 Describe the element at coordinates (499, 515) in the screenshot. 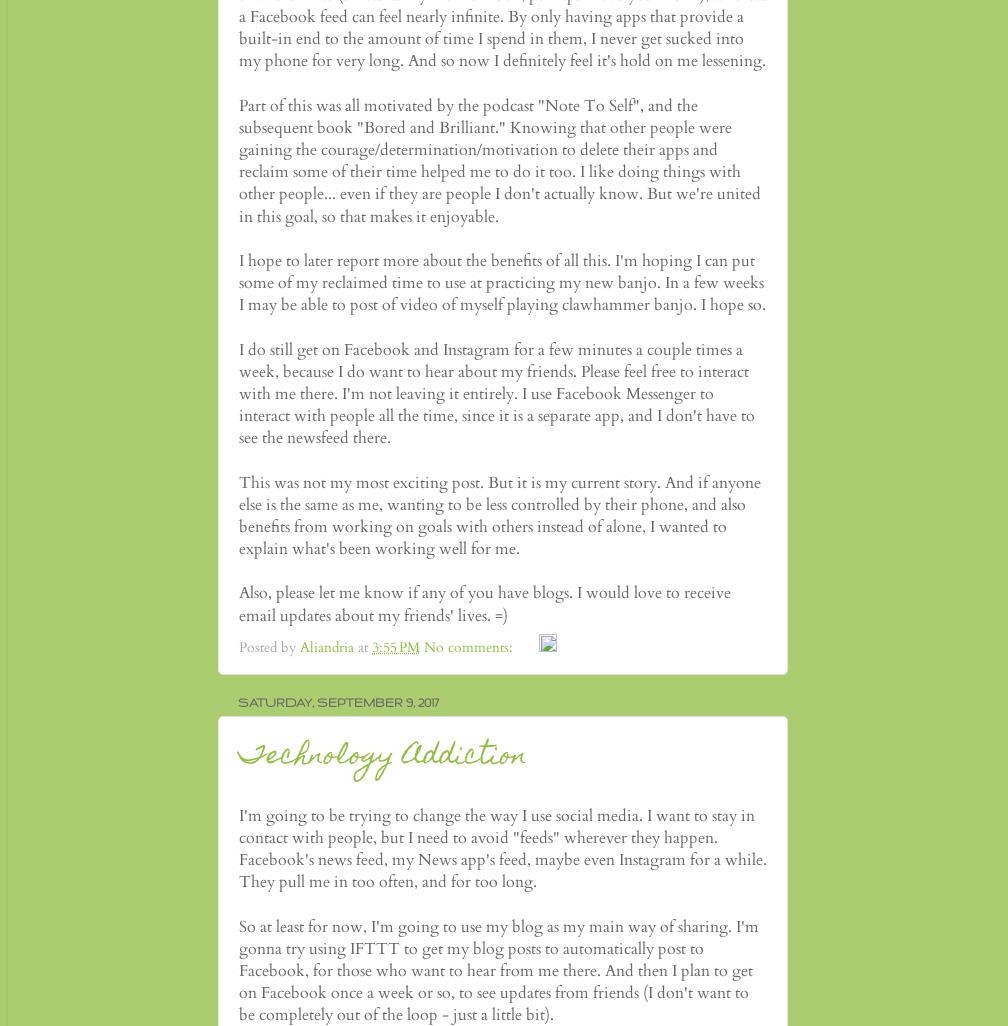

I see `'This was not my most exciting post. But it is my current story. And if anyone else is the same as me, wanting to be less controlled by their phone, and also benefits from working on goals with others instead of alone, I wanted to explain what's been working well for me.'` at that location.